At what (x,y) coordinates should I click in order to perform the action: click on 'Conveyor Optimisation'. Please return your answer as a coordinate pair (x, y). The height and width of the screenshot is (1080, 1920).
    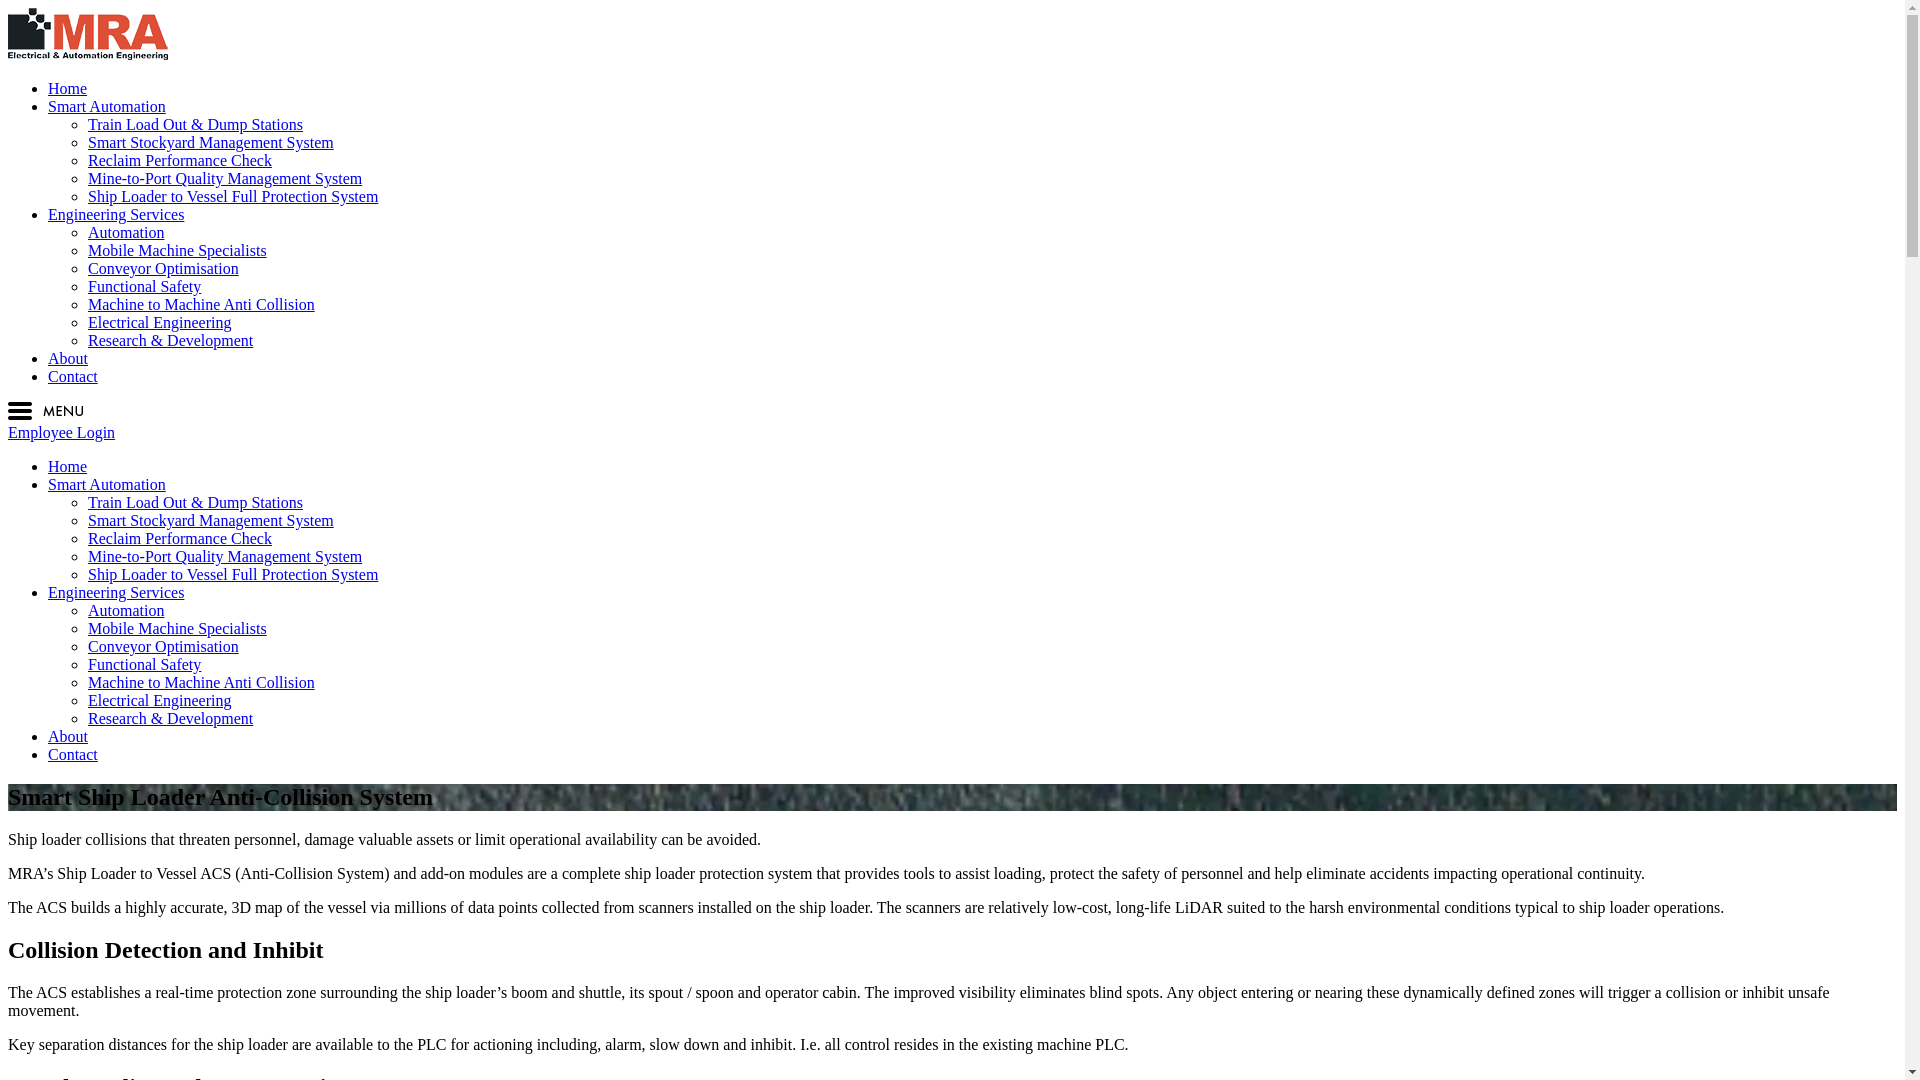
    Looking at the image, I should click on (163, 267).